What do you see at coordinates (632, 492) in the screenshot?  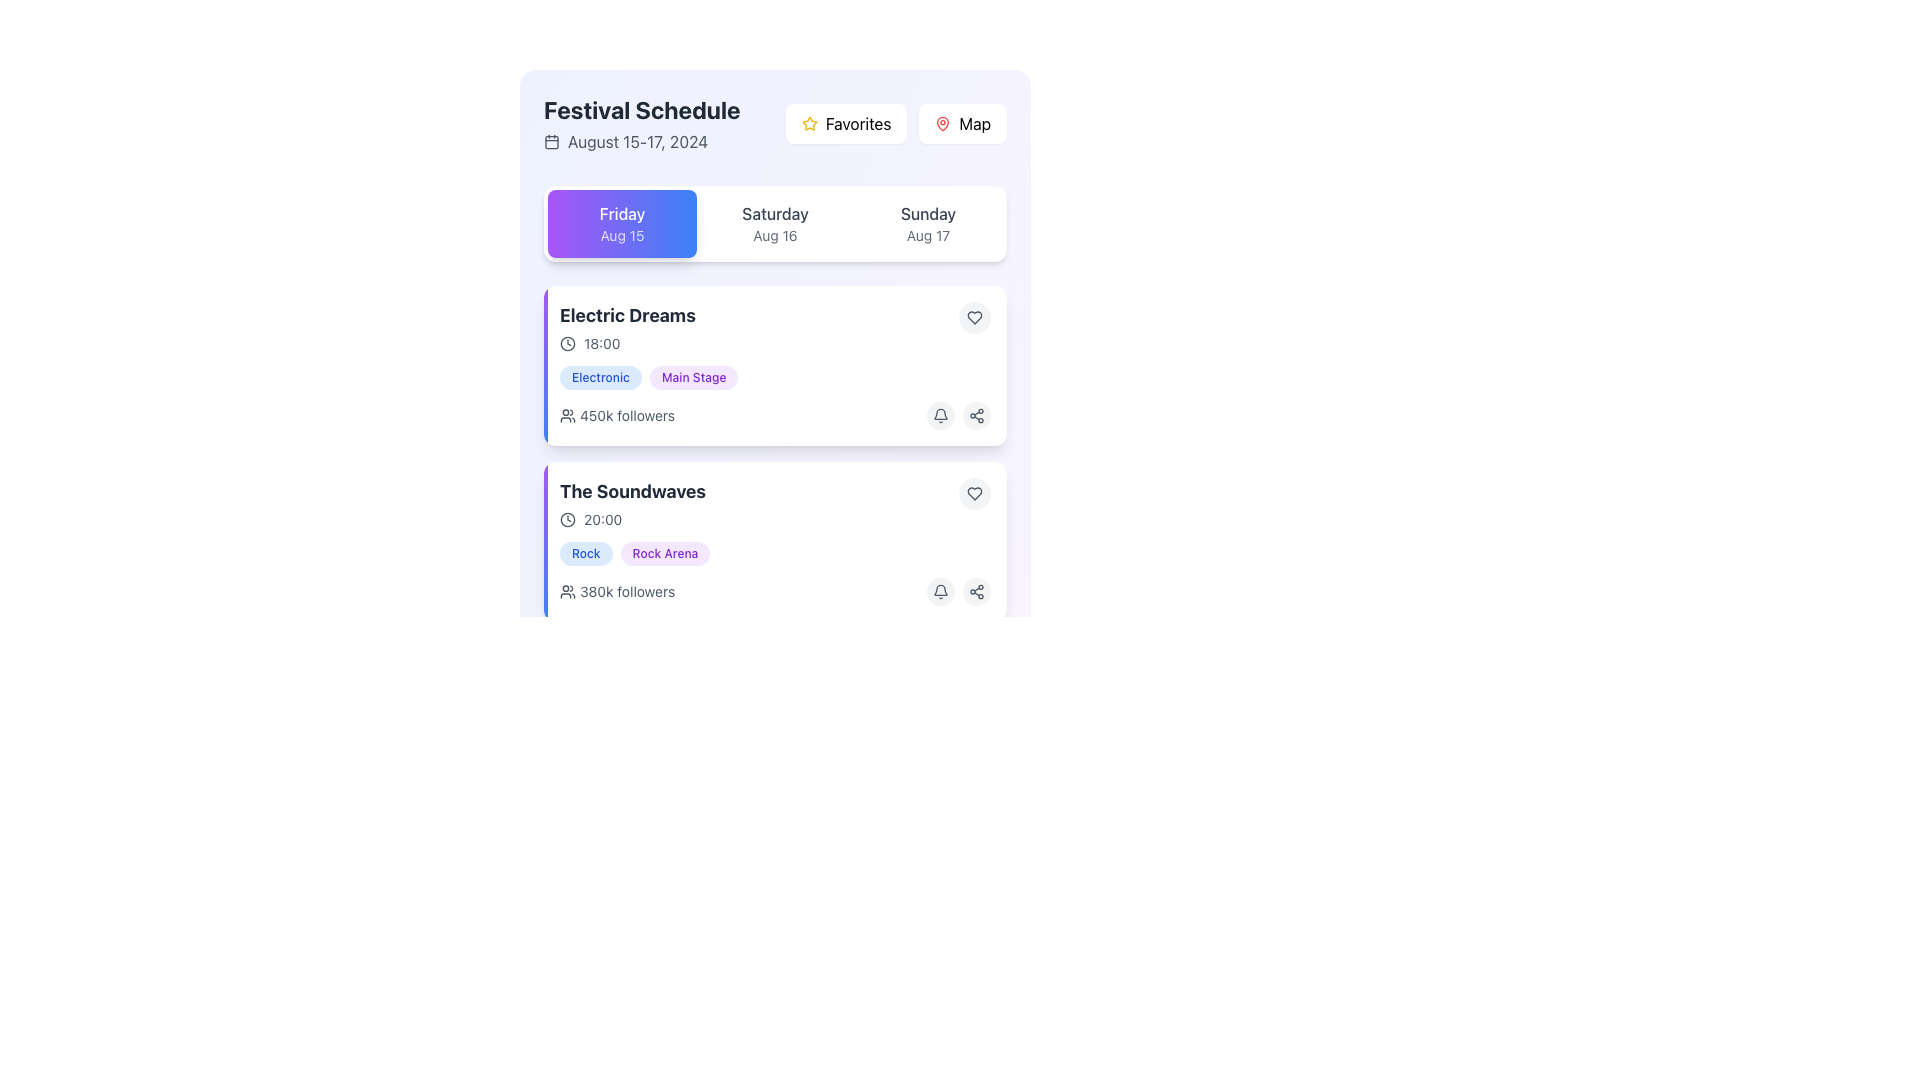 I see `text from the label displaying 'The Soundwaves' located above the time '20:00' in the second list item of the schedule section` at bounding box center [632, 492].